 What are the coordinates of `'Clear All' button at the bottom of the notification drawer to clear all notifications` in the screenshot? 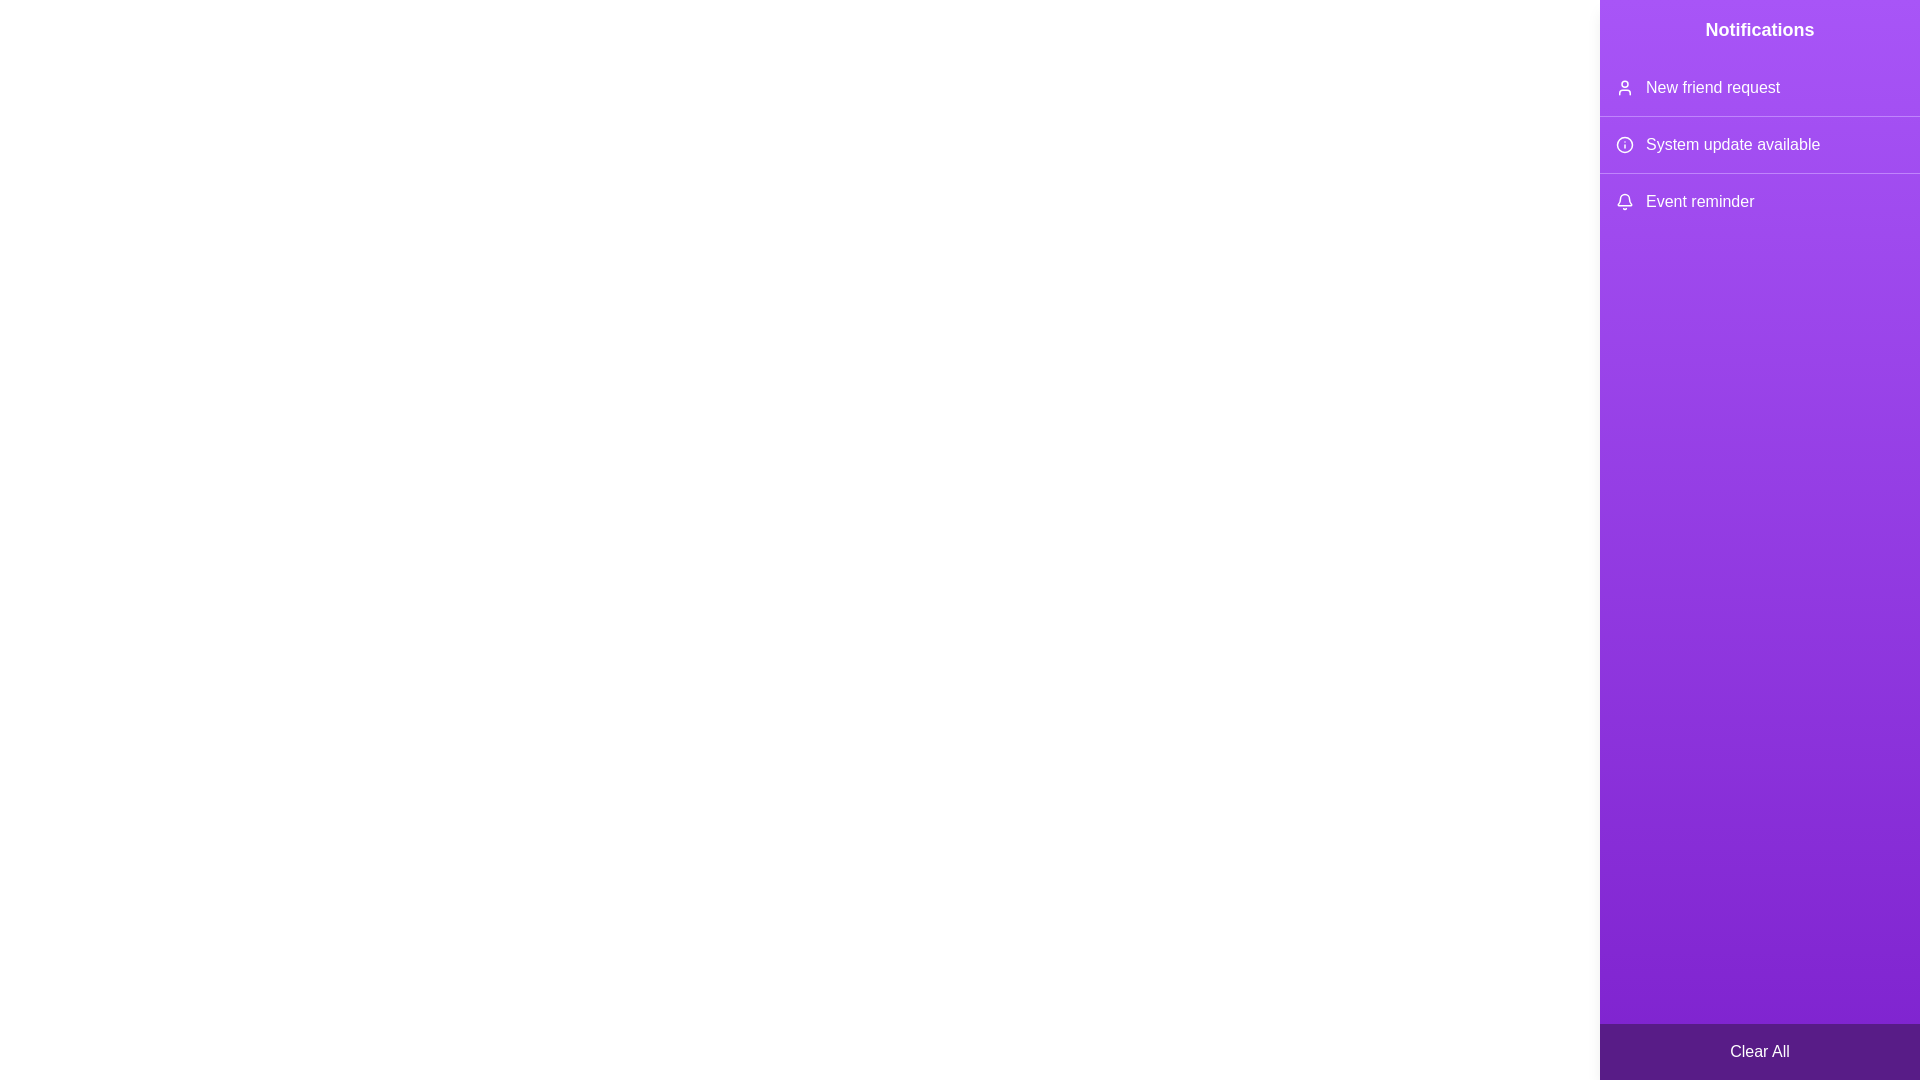 It's located at (1760, 1051).